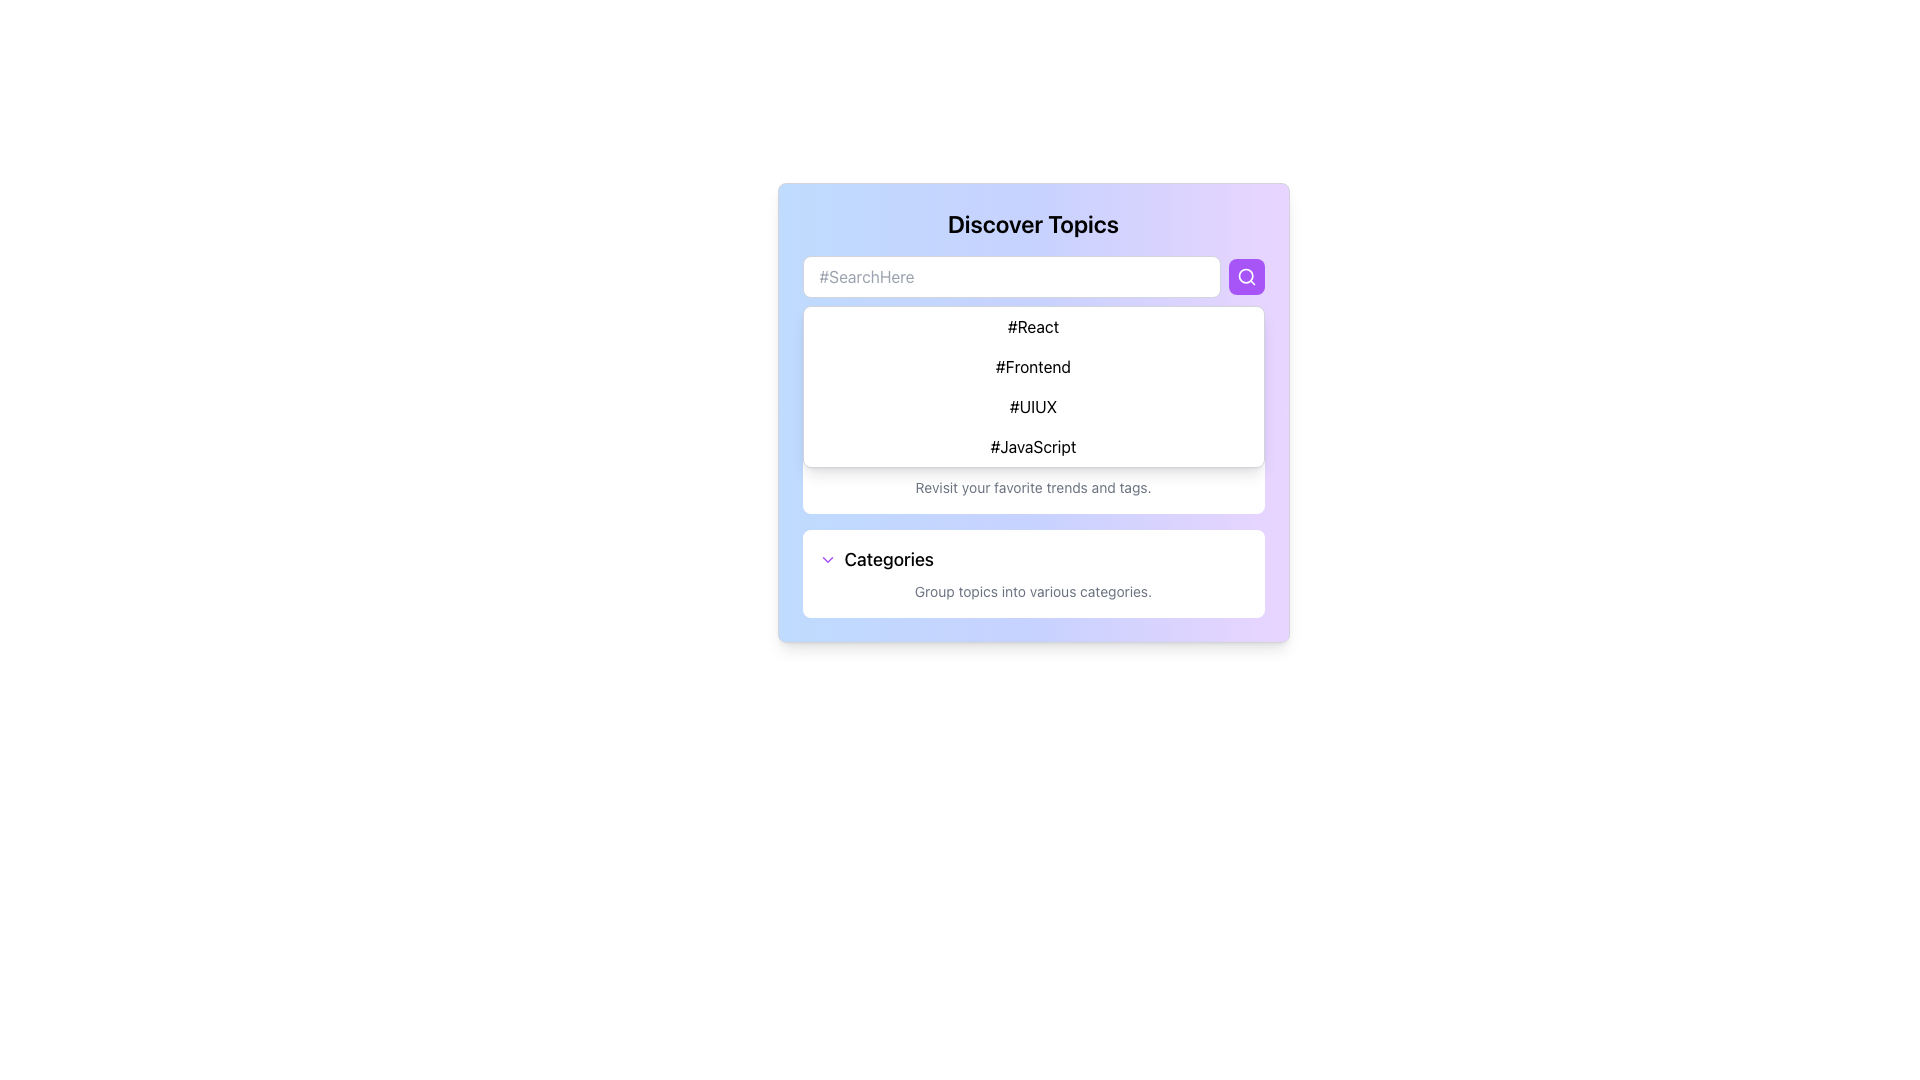  Describe the element at coordinates (1245, 277) in the screenshot. I see `the search icon represented by the magnifier located at the top-right corner of the search bar` at that location.